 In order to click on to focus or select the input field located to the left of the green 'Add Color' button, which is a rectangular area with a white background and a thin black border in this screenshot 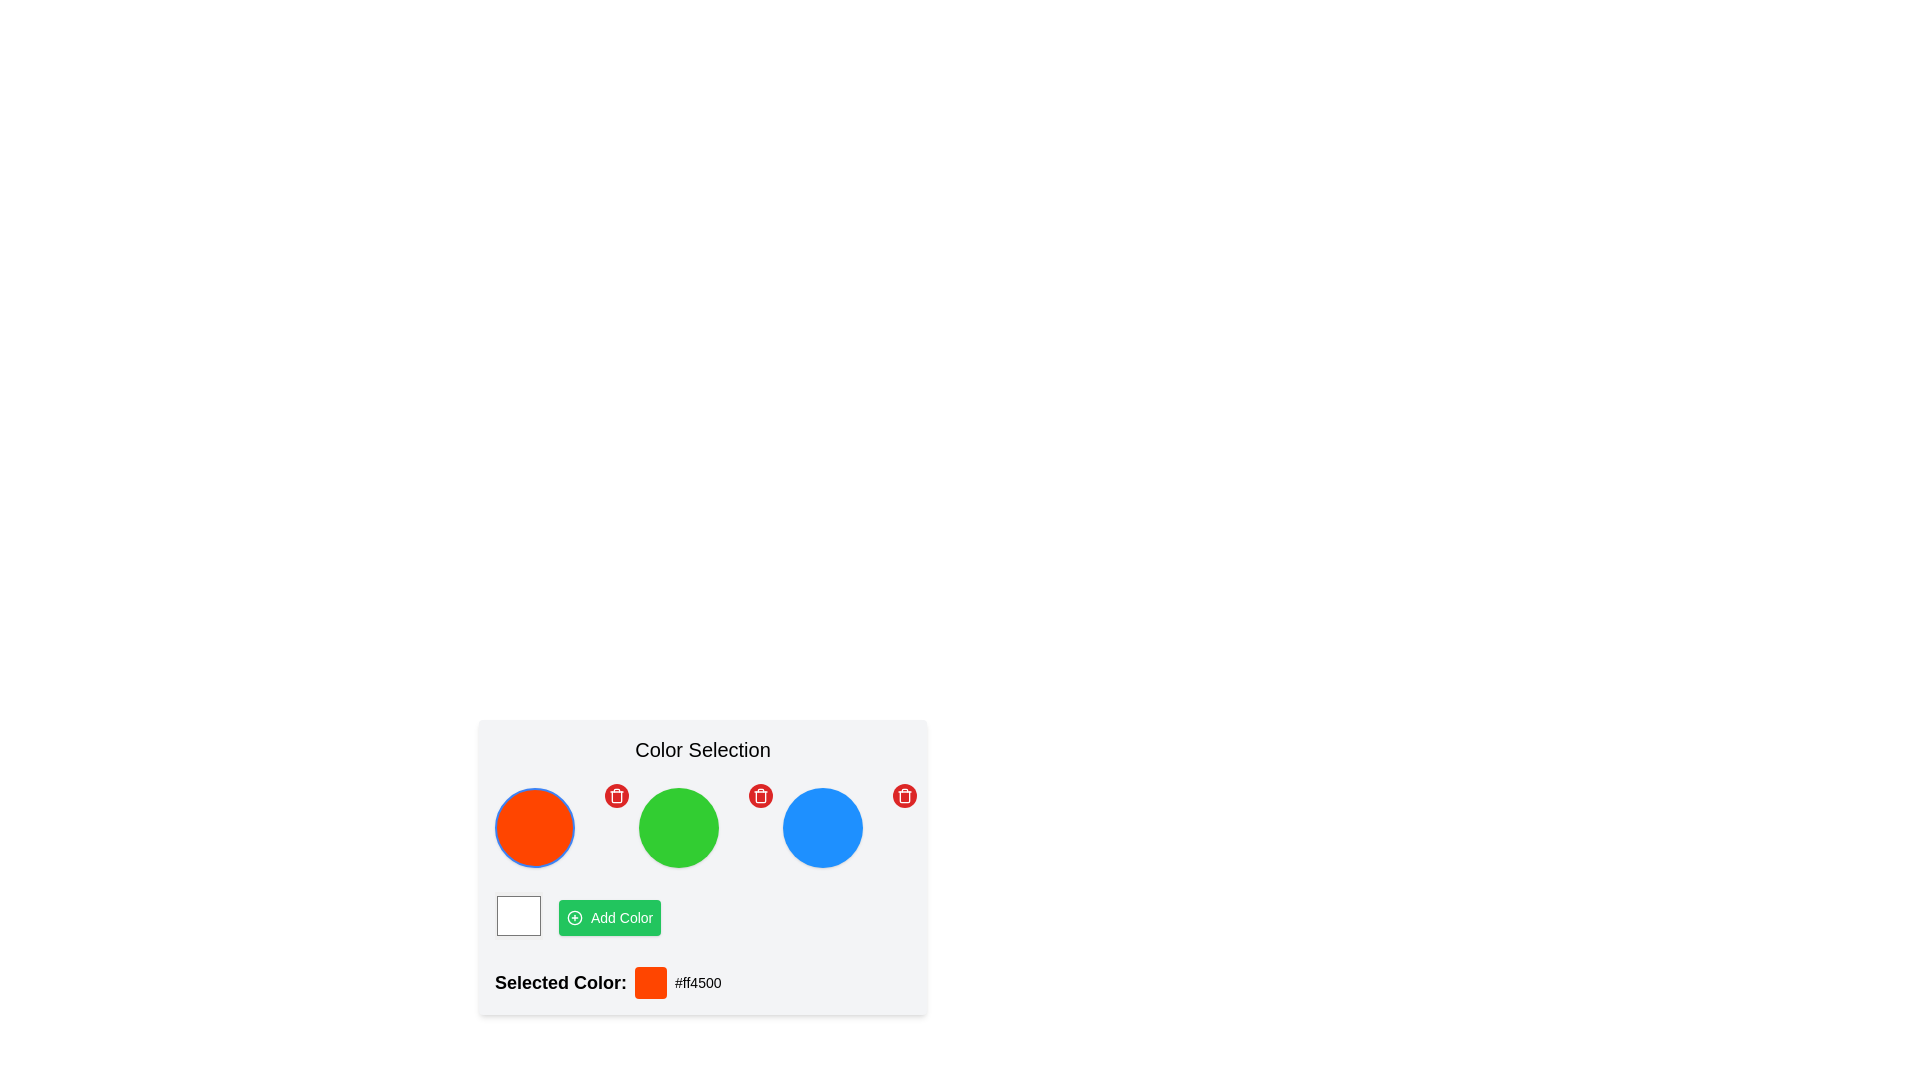, I will do `click(702, 917)`.